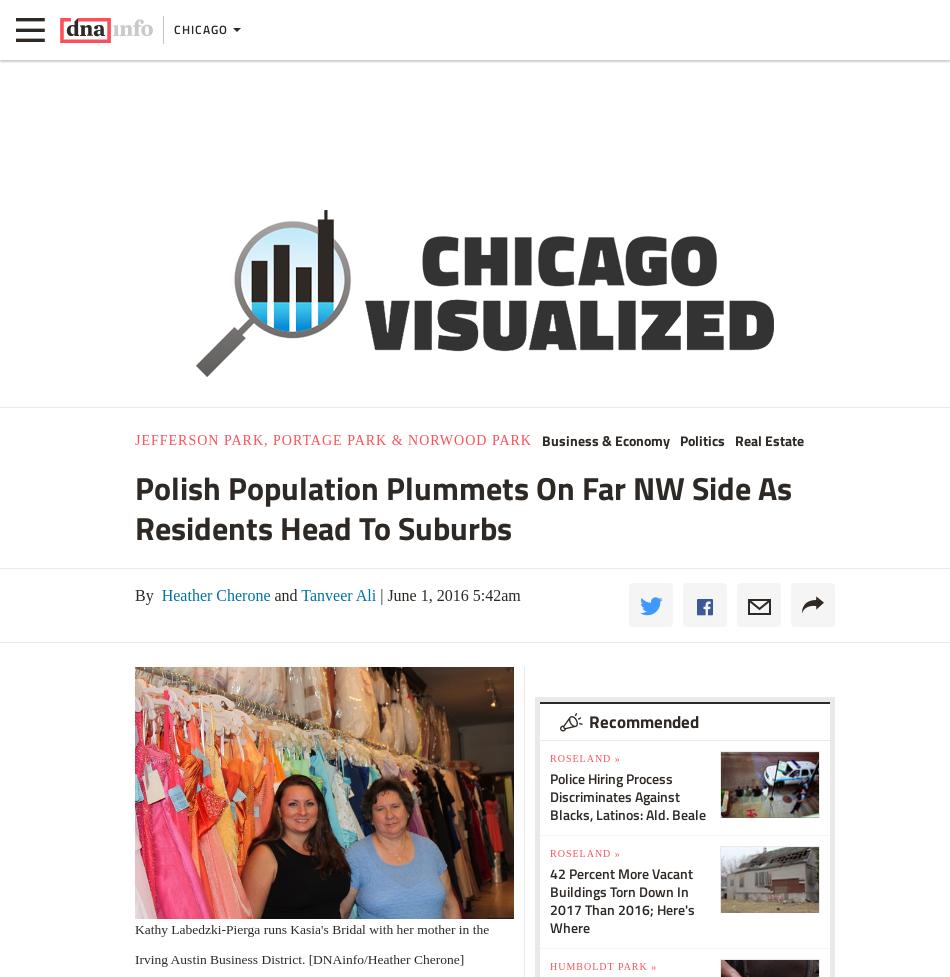 The height and width of the screenshot is (977, 950). I want to click on 'Tanveer Ali', so click(295, 593).